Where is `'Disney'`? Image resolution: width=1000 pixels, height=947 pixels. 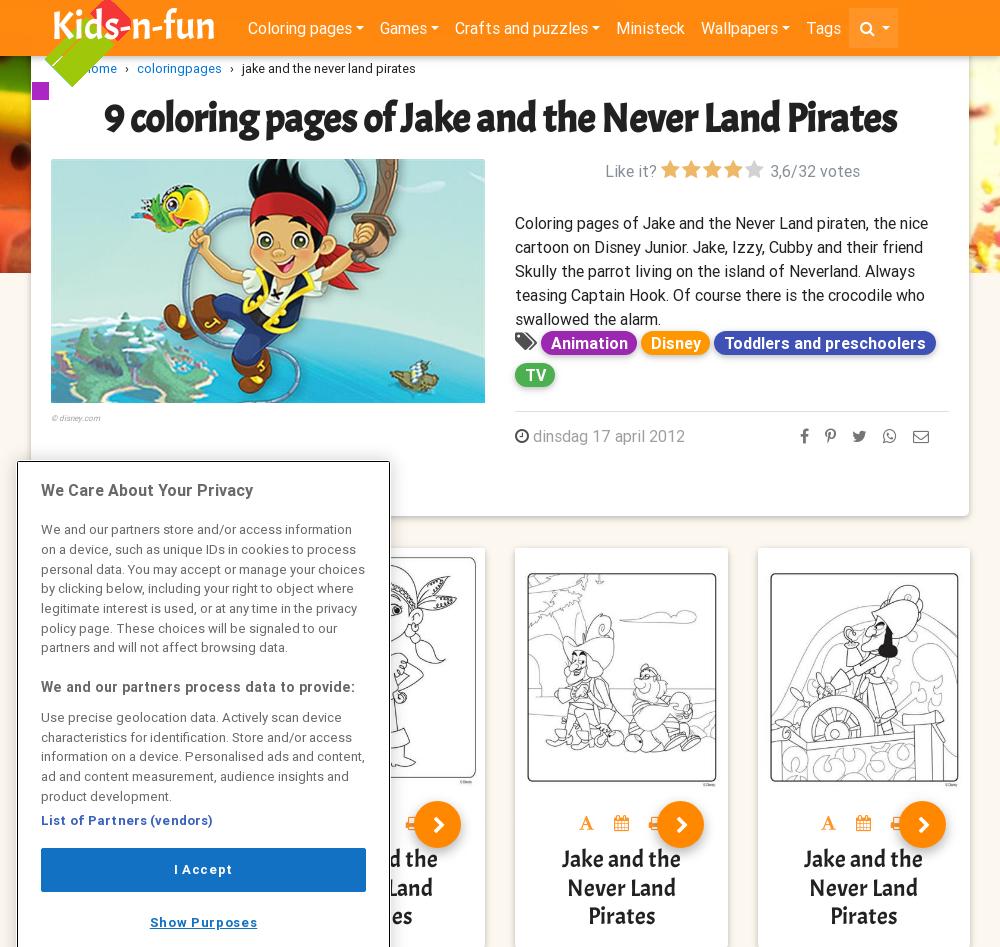
'Disney' is located at coordinates (675, 340).